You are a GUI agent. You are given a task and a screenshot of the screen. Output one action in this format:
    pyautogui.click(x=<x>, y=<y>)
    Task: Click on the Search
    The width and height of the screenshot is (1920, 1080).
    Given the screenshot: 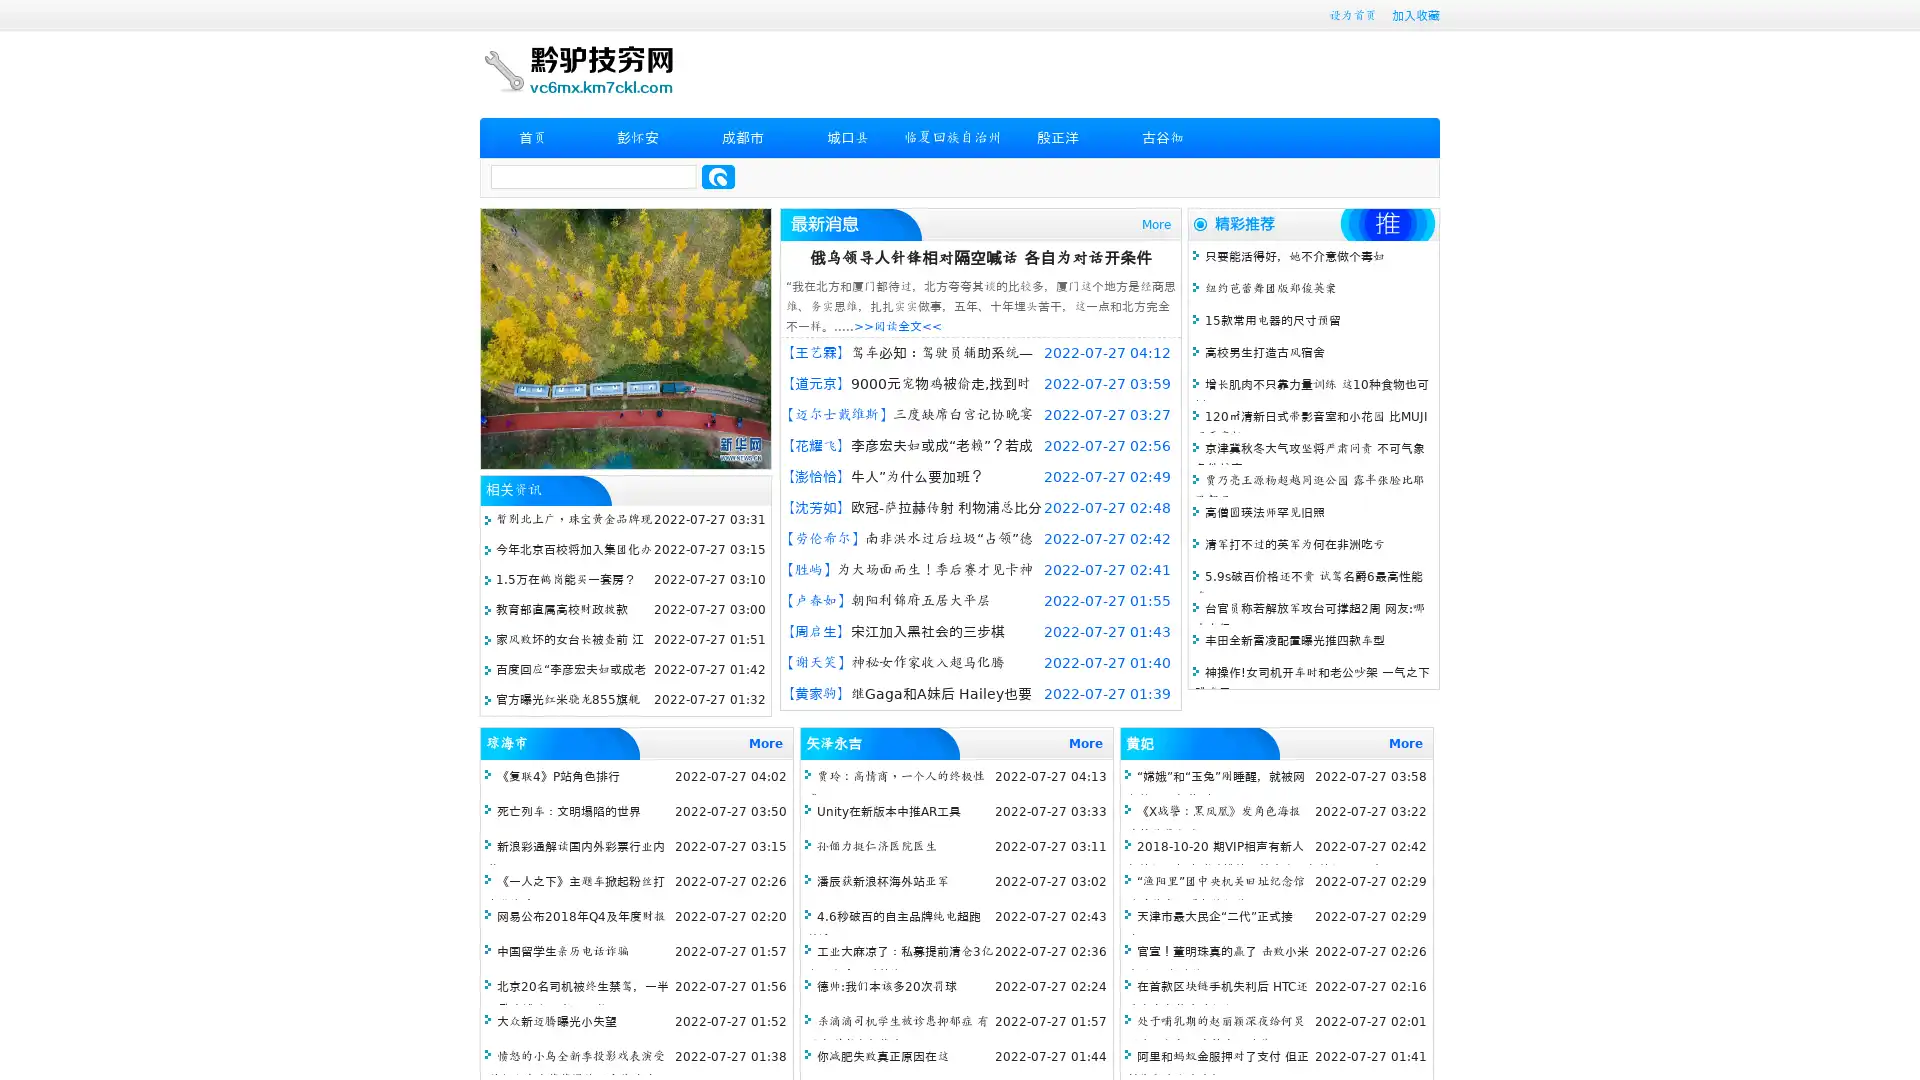 What is the action you would take?
    pyautogui.click(x=718, y=176)
    